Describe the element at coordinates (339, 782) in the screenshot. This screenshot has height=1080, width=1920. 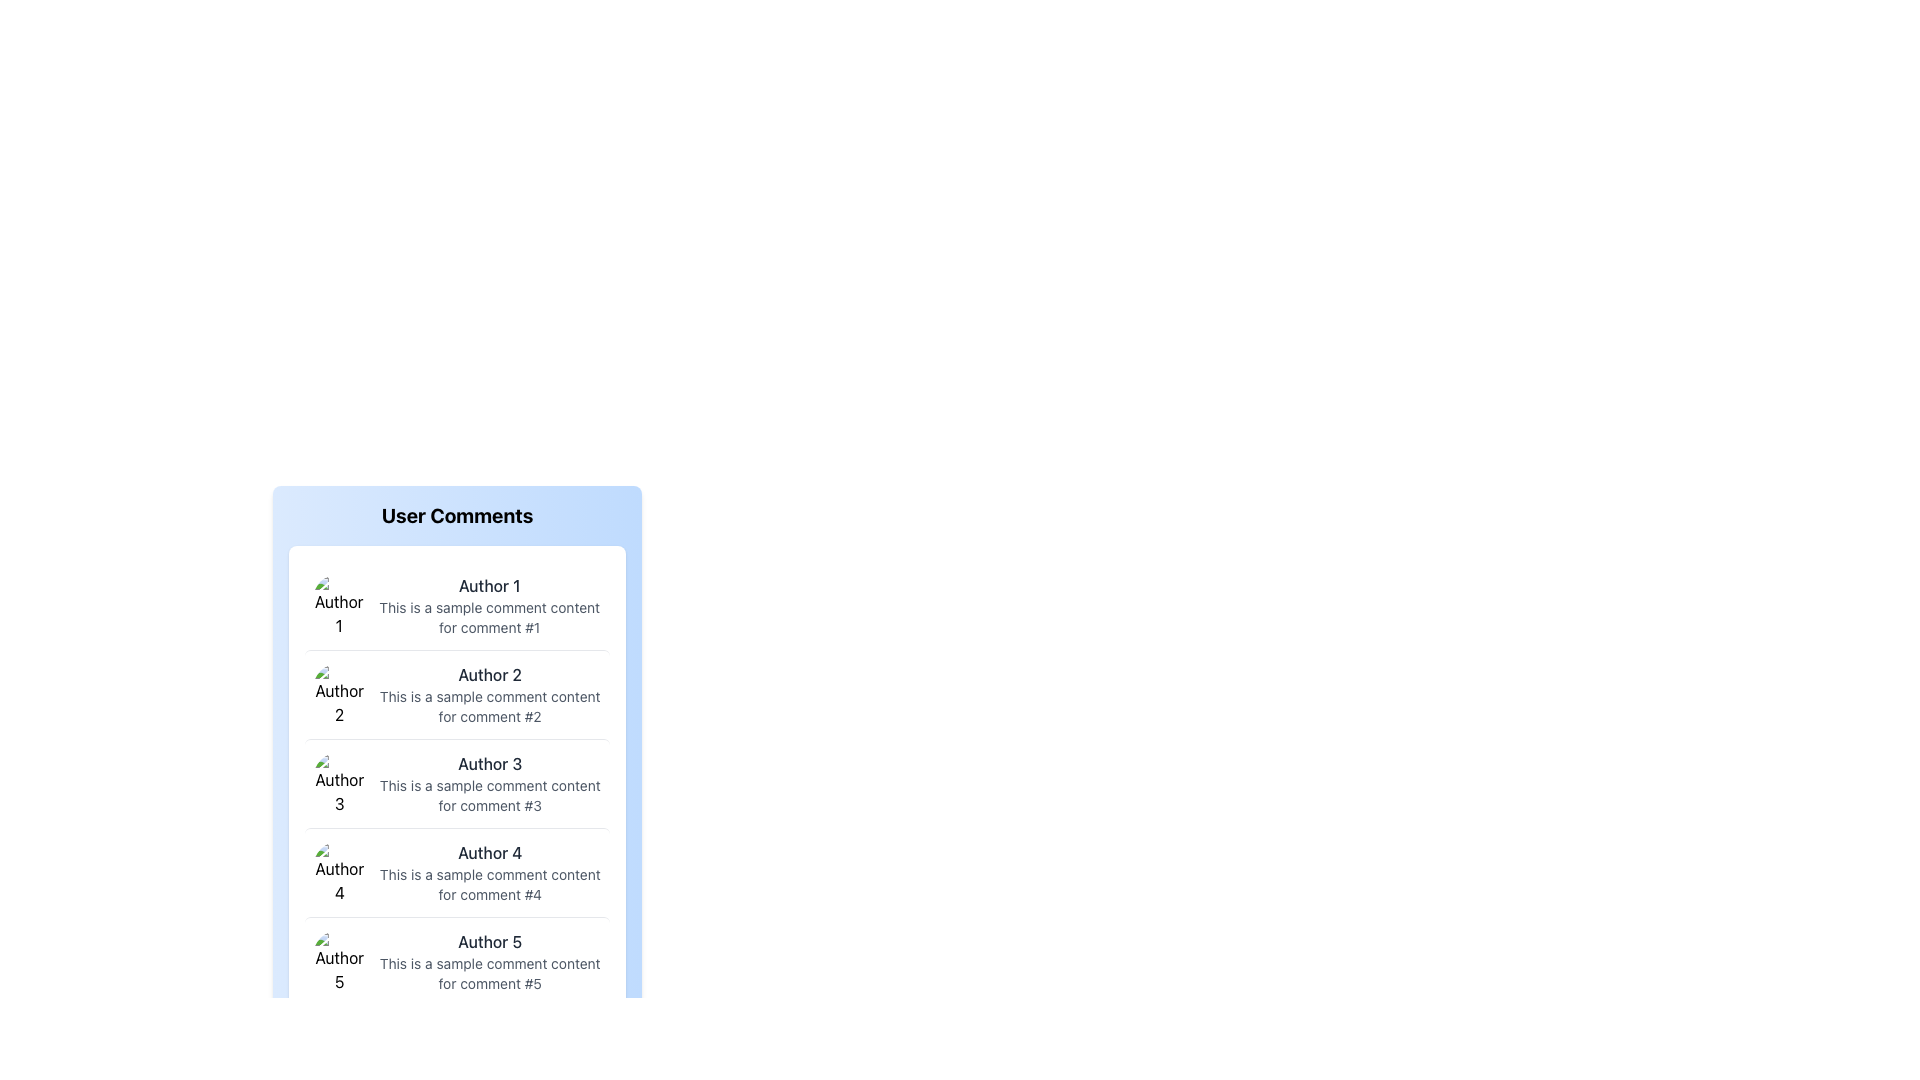
I see `the avatar image of 'Author 3'` at that location.